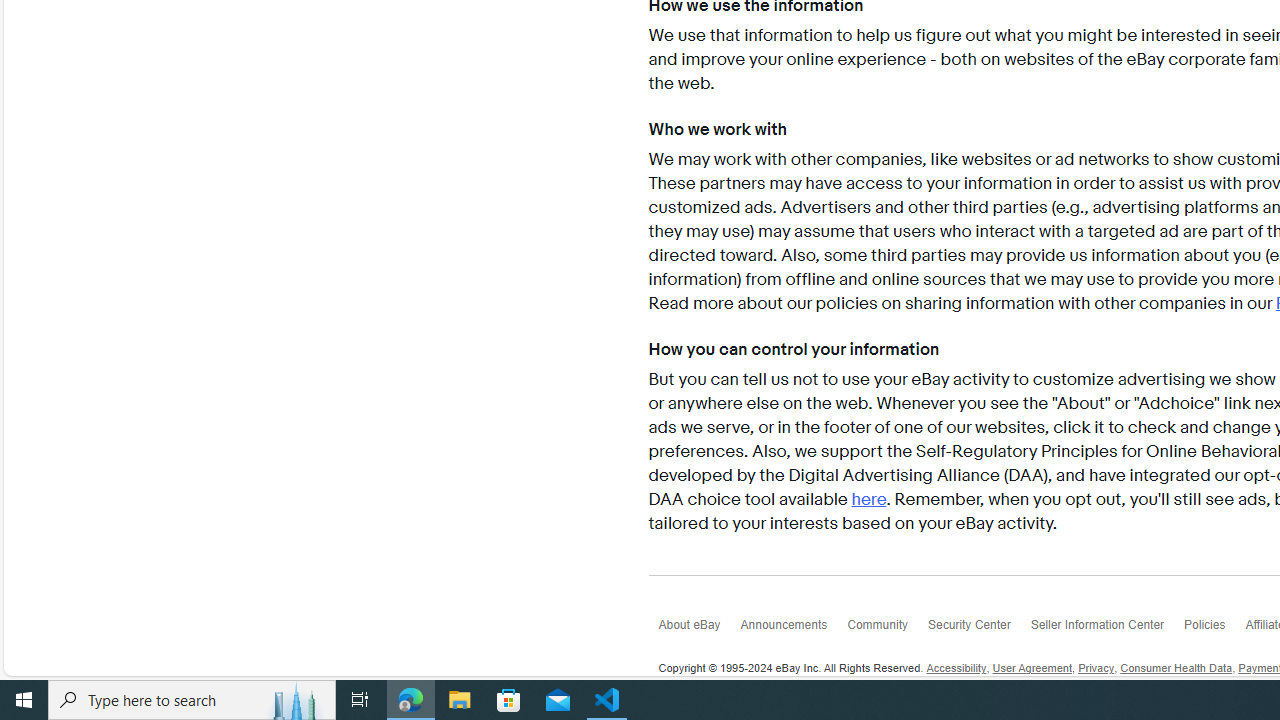 The image size is (1280, 720). What do you see at coordinates (1106, 630) in the screenshot?
I see `'Seller Information Center'` at bounding box center [1106, 630].